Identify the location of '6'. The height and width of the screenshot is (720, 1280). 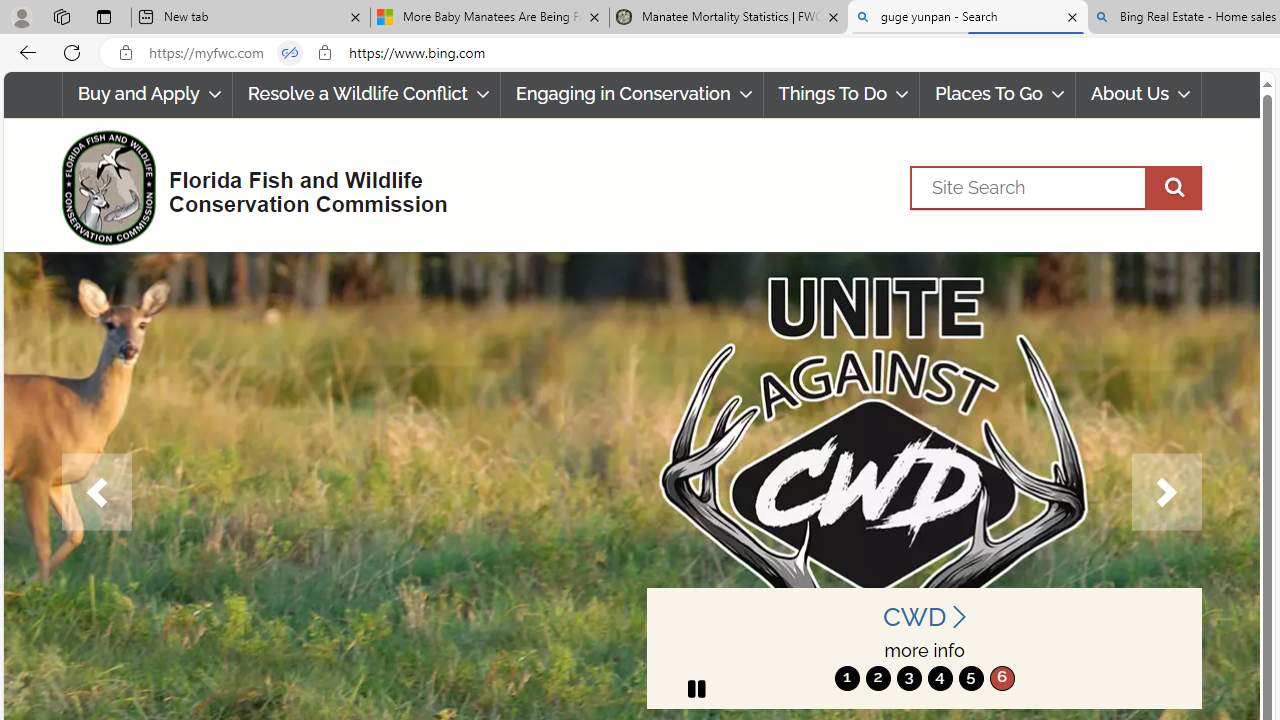
(1002, 677).